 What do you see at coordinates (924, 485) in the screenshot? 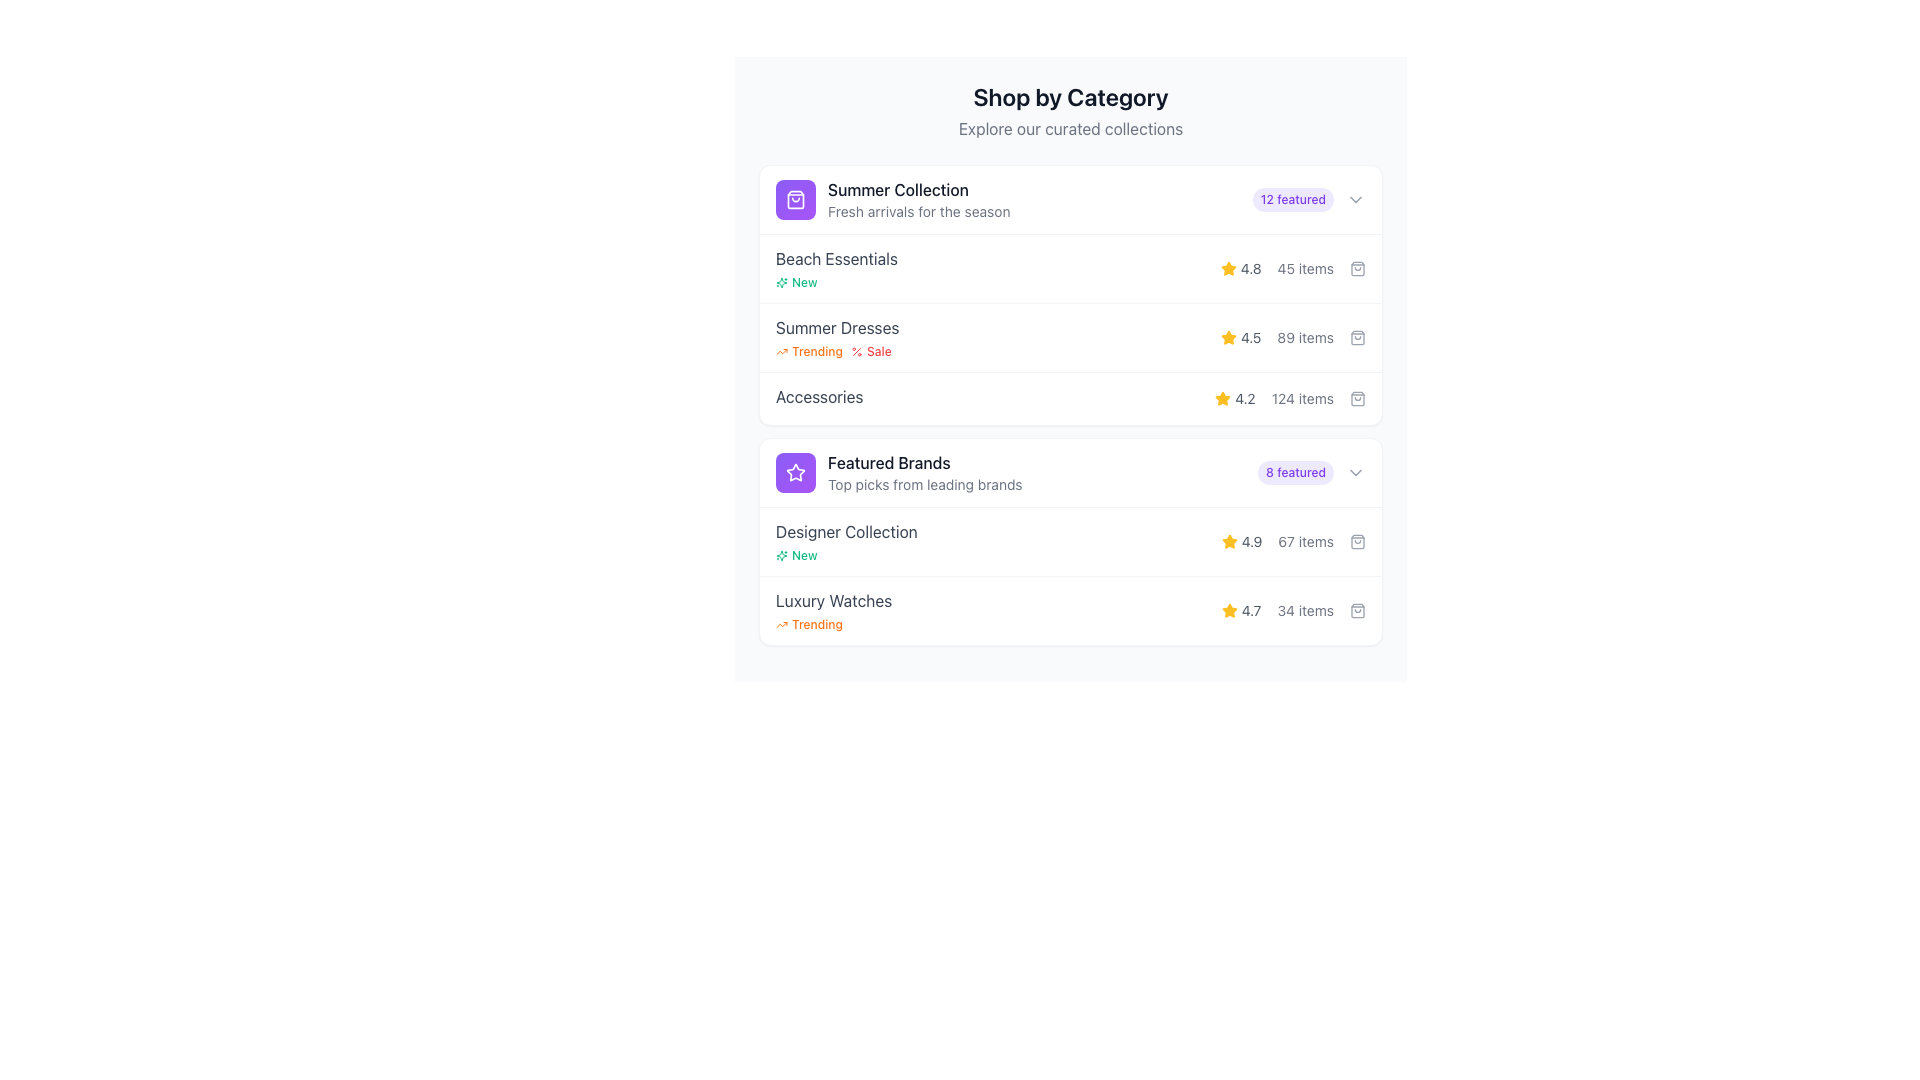
I see `the static text element located directly below the 'Featured Brands' title in the 'Featured Brands' panel` at bounding box center [924, 485].